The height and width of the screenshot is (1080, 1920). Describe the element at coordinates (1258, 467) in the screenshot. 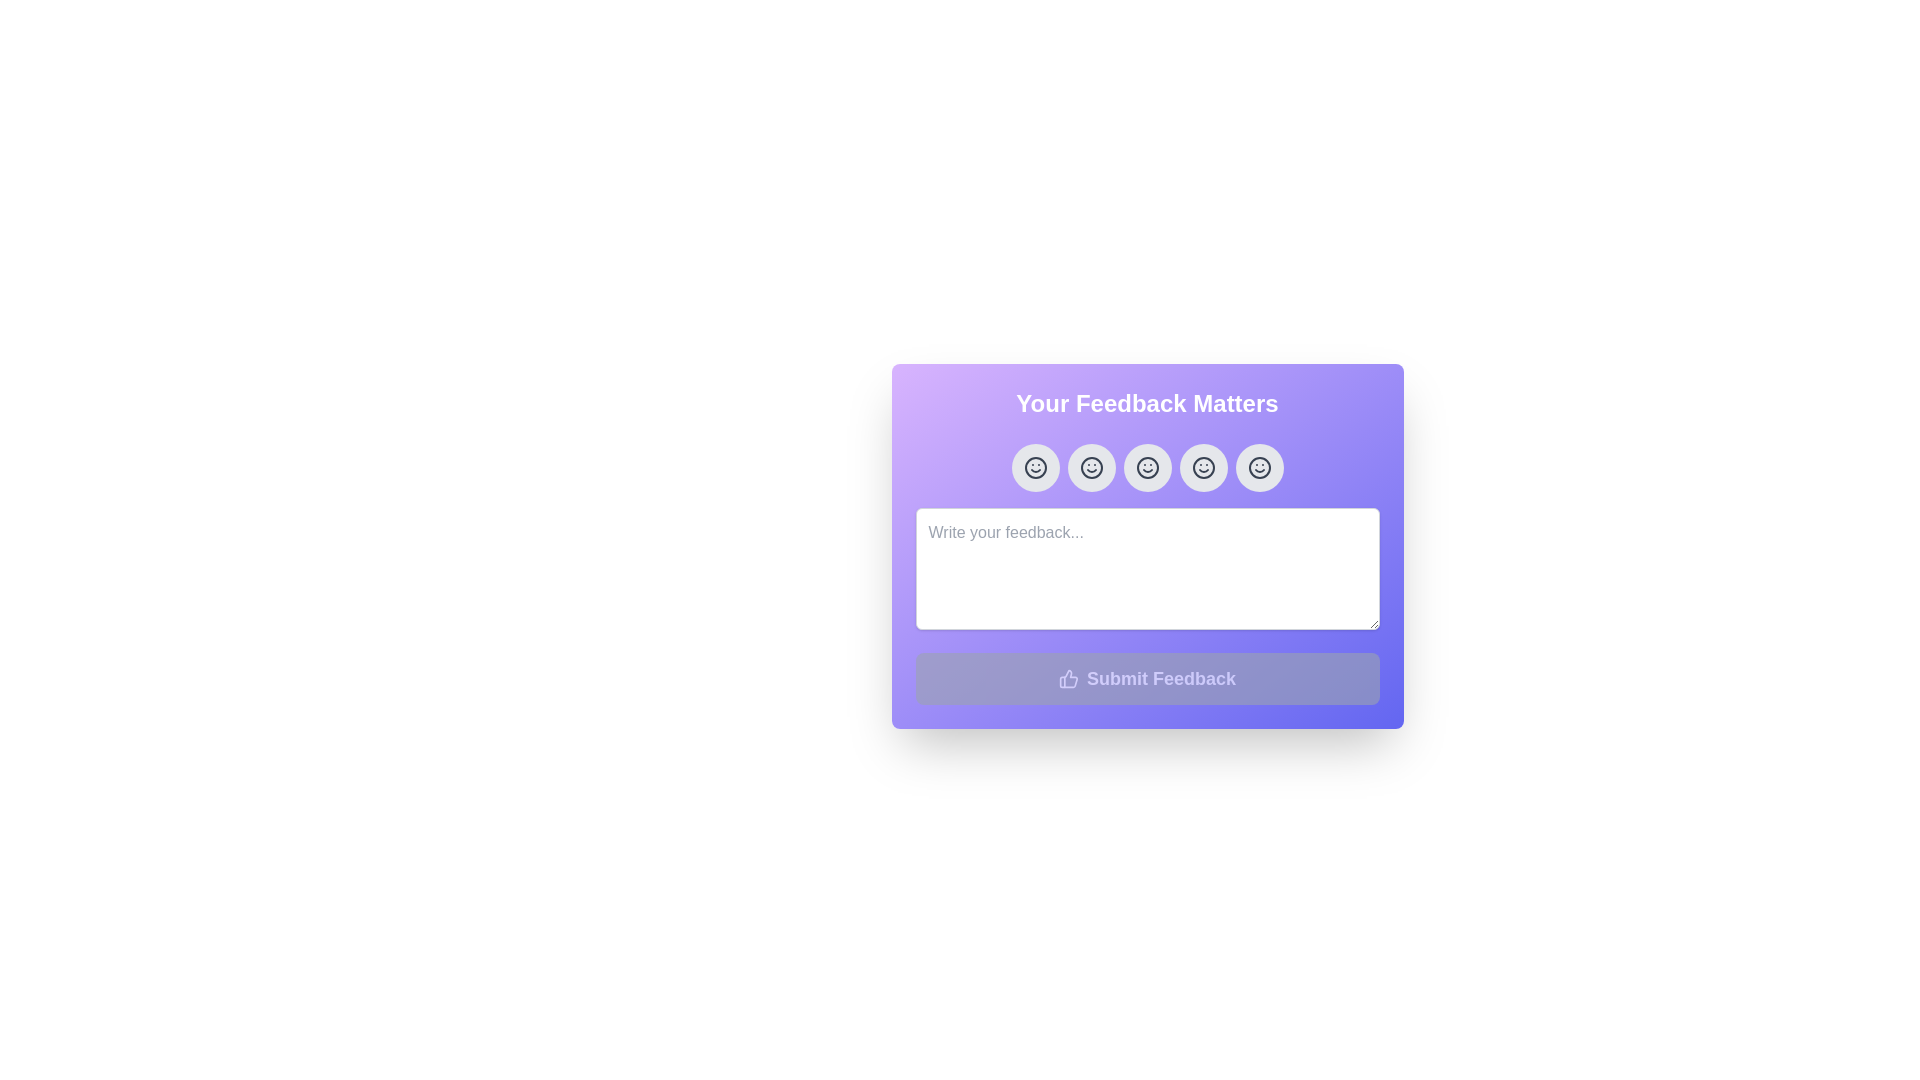

I see `the circular button with a gray background and a smiley face icon, which is the last button in a row of five buttons near the top of the feedback form` at that location.